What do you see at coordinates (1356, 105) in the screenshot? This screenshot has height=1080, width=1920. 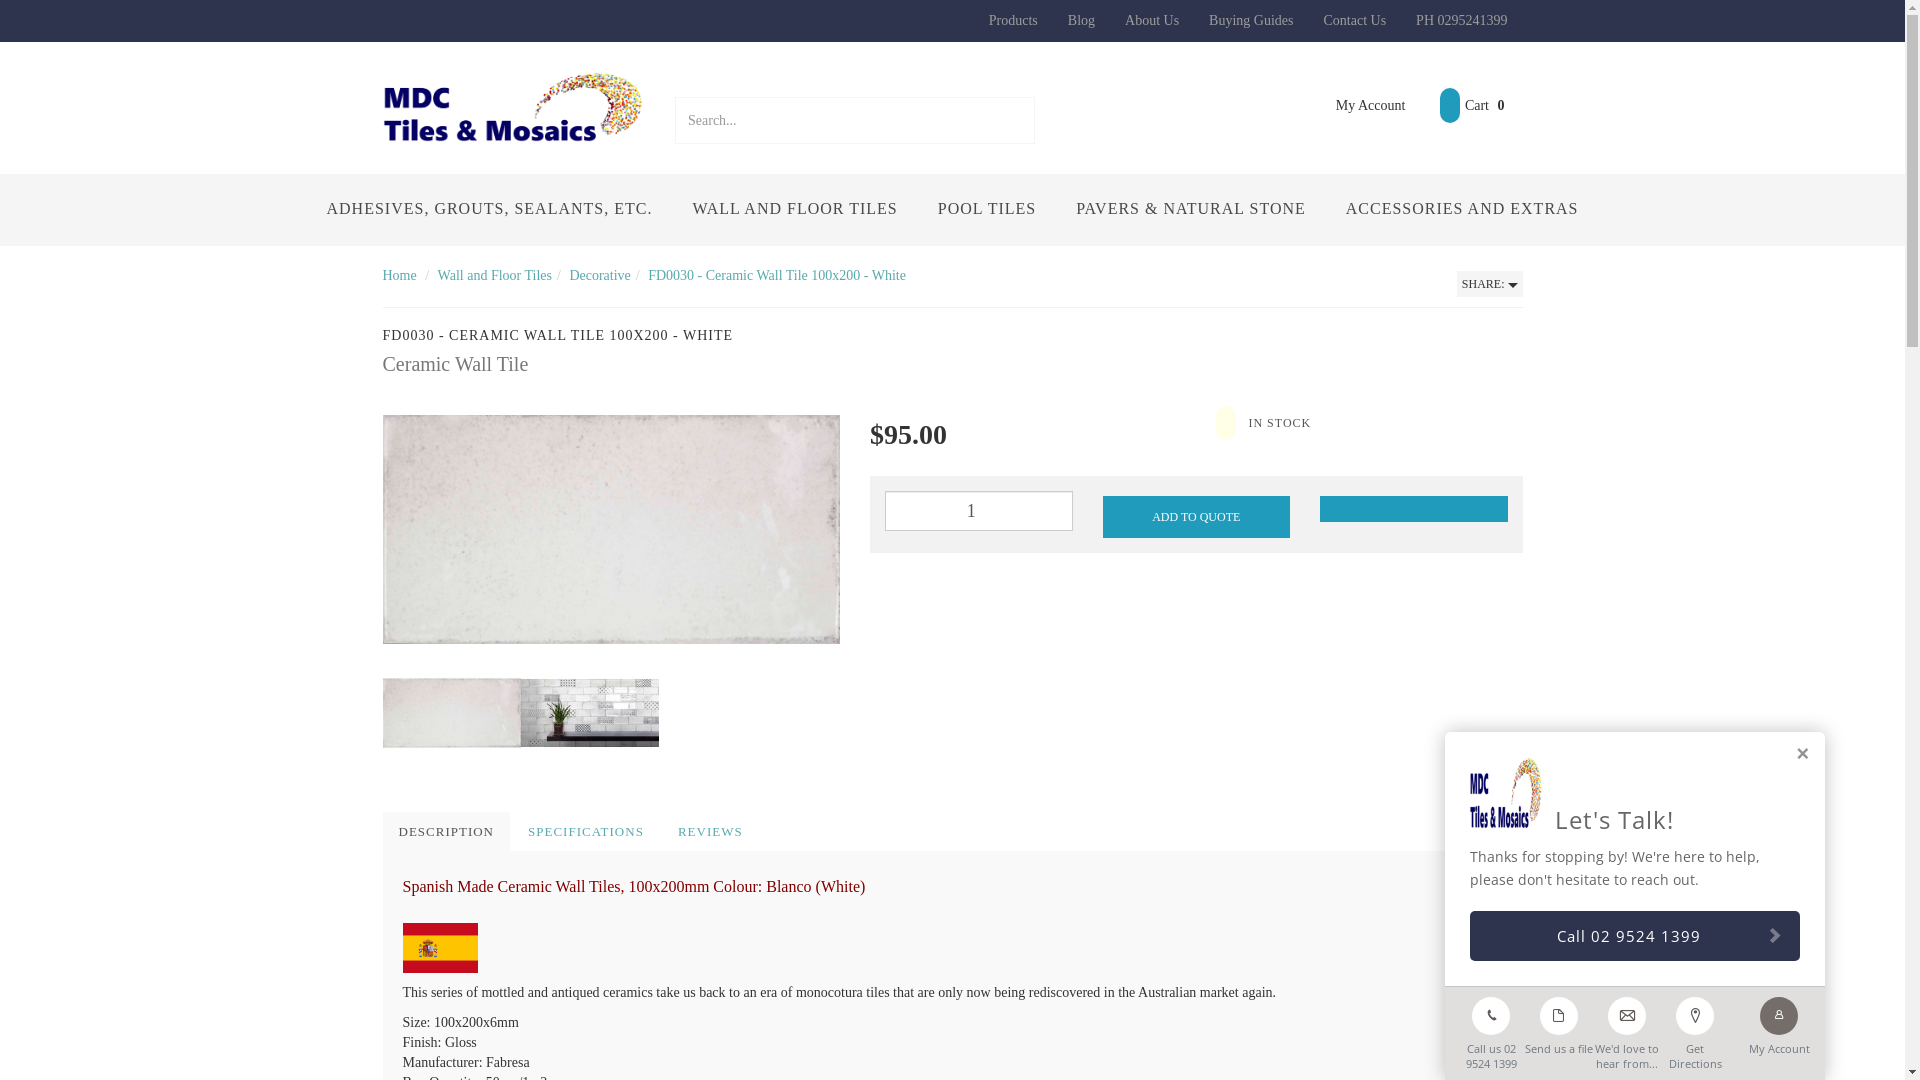 I see `'My Account'` at bounding box center [1356, 105].